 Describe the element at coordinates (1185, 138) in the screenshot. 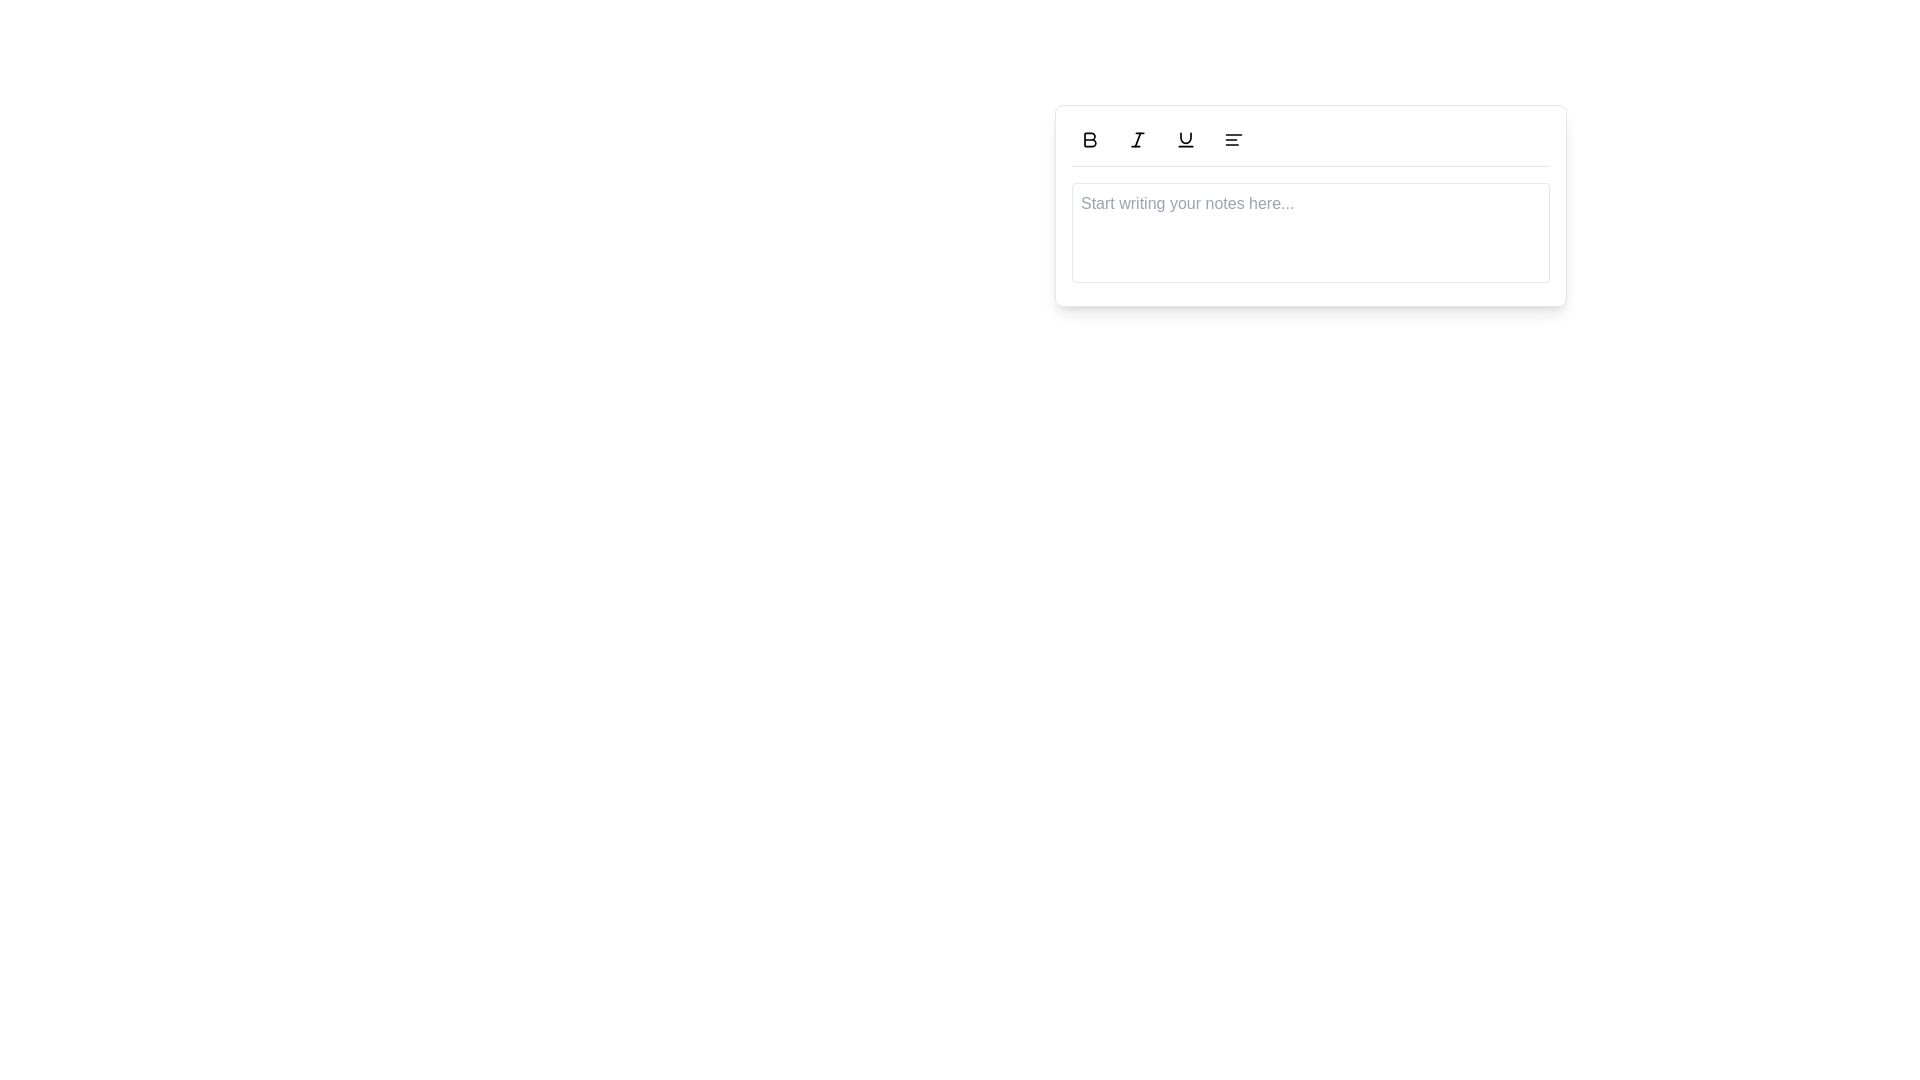

I see `the underline button in the top row of the text formatting toolbar` at that location.